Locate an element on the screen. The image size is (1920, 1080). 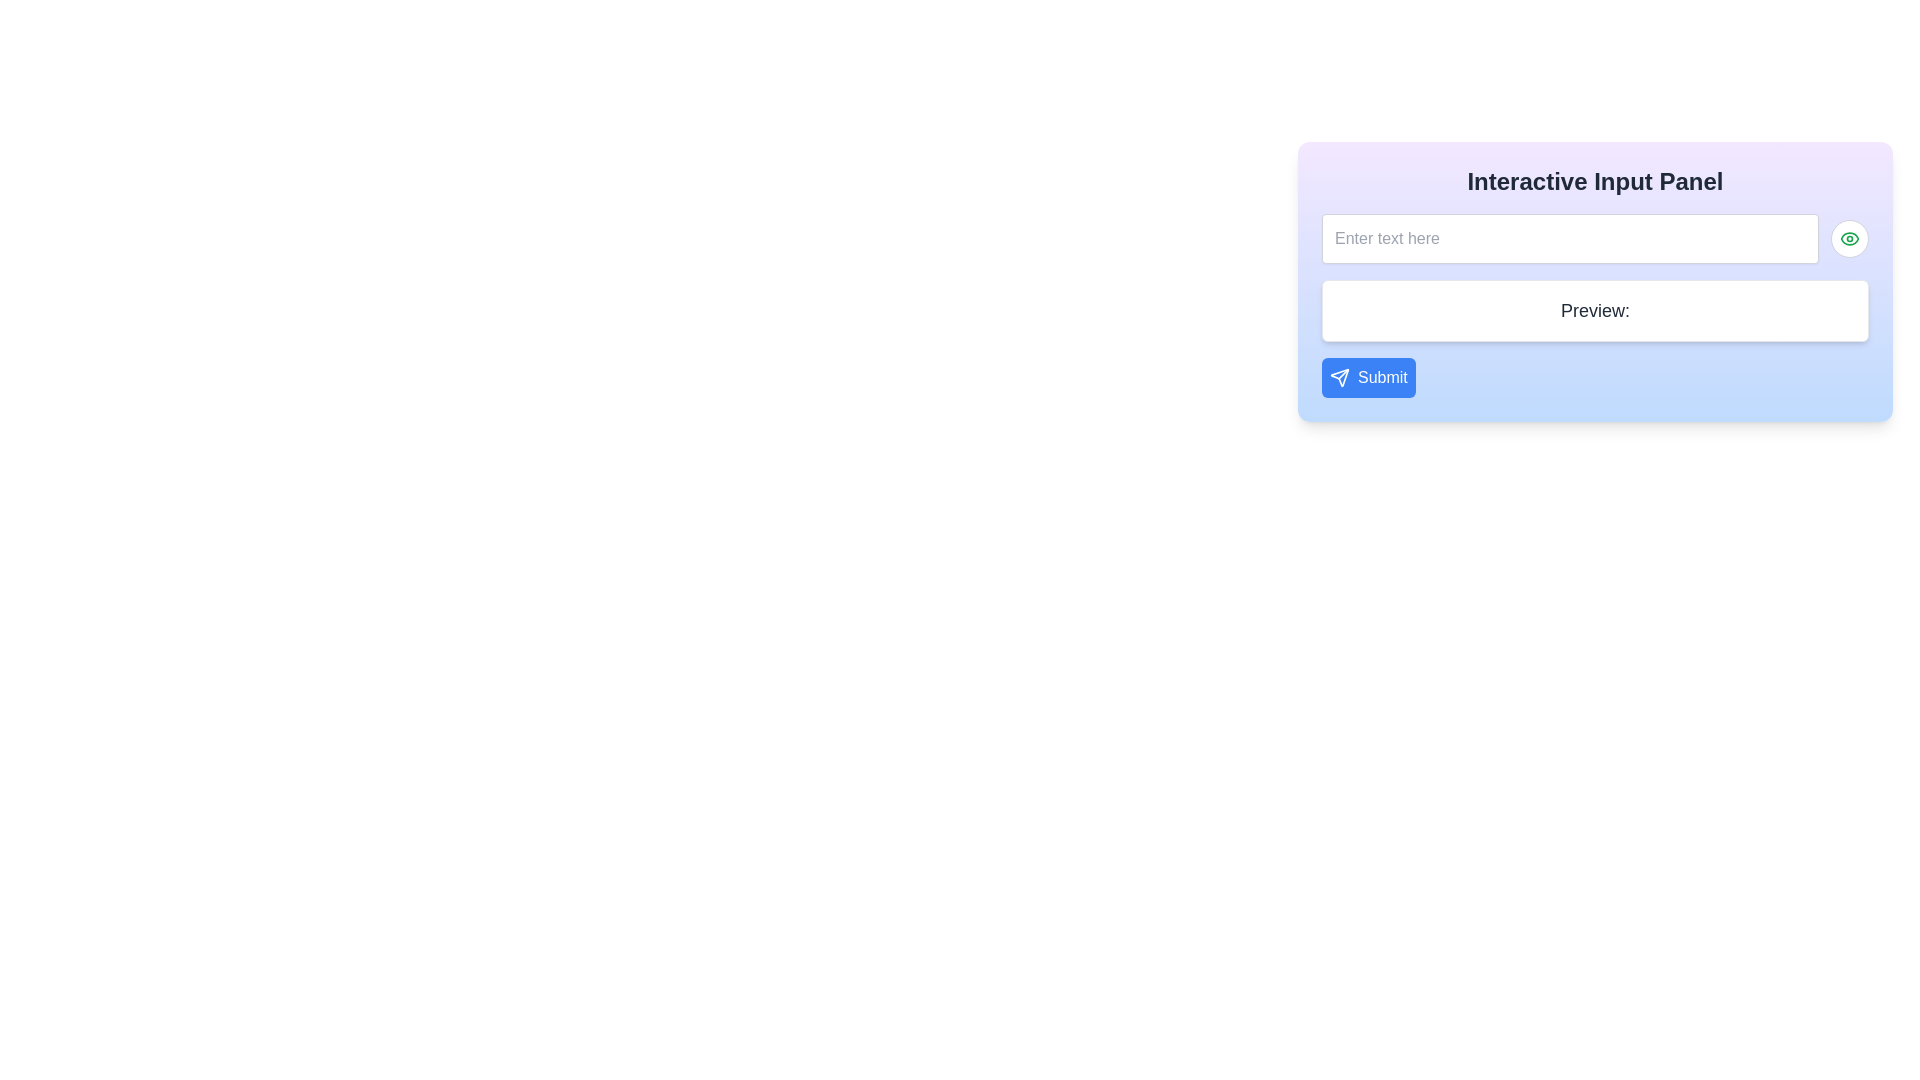
the text label reading 'Preview:' which is styled in a large gray-colored font, located at the top-center of its panel is located at coordinates (1594, 311).